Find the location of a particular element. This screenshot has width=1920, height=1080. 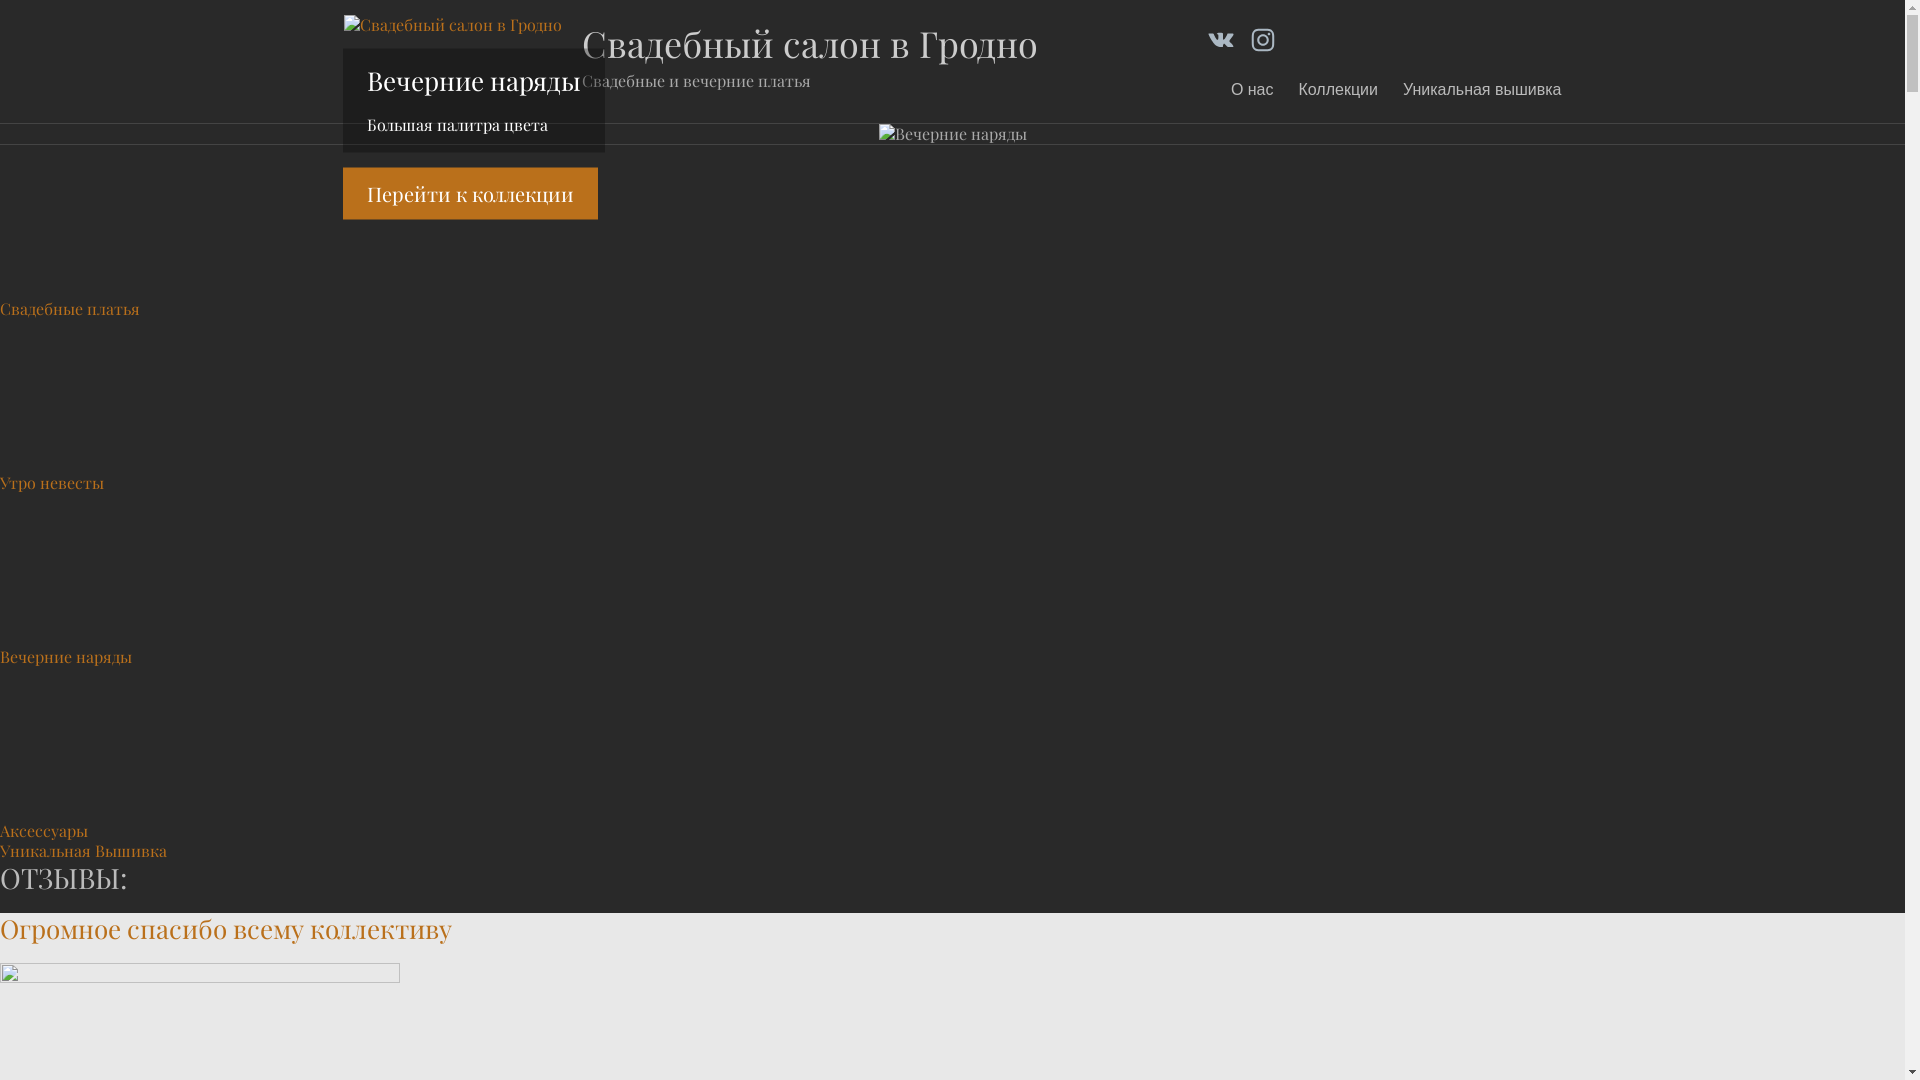

'VK' is located at coordinates (1219, 39).